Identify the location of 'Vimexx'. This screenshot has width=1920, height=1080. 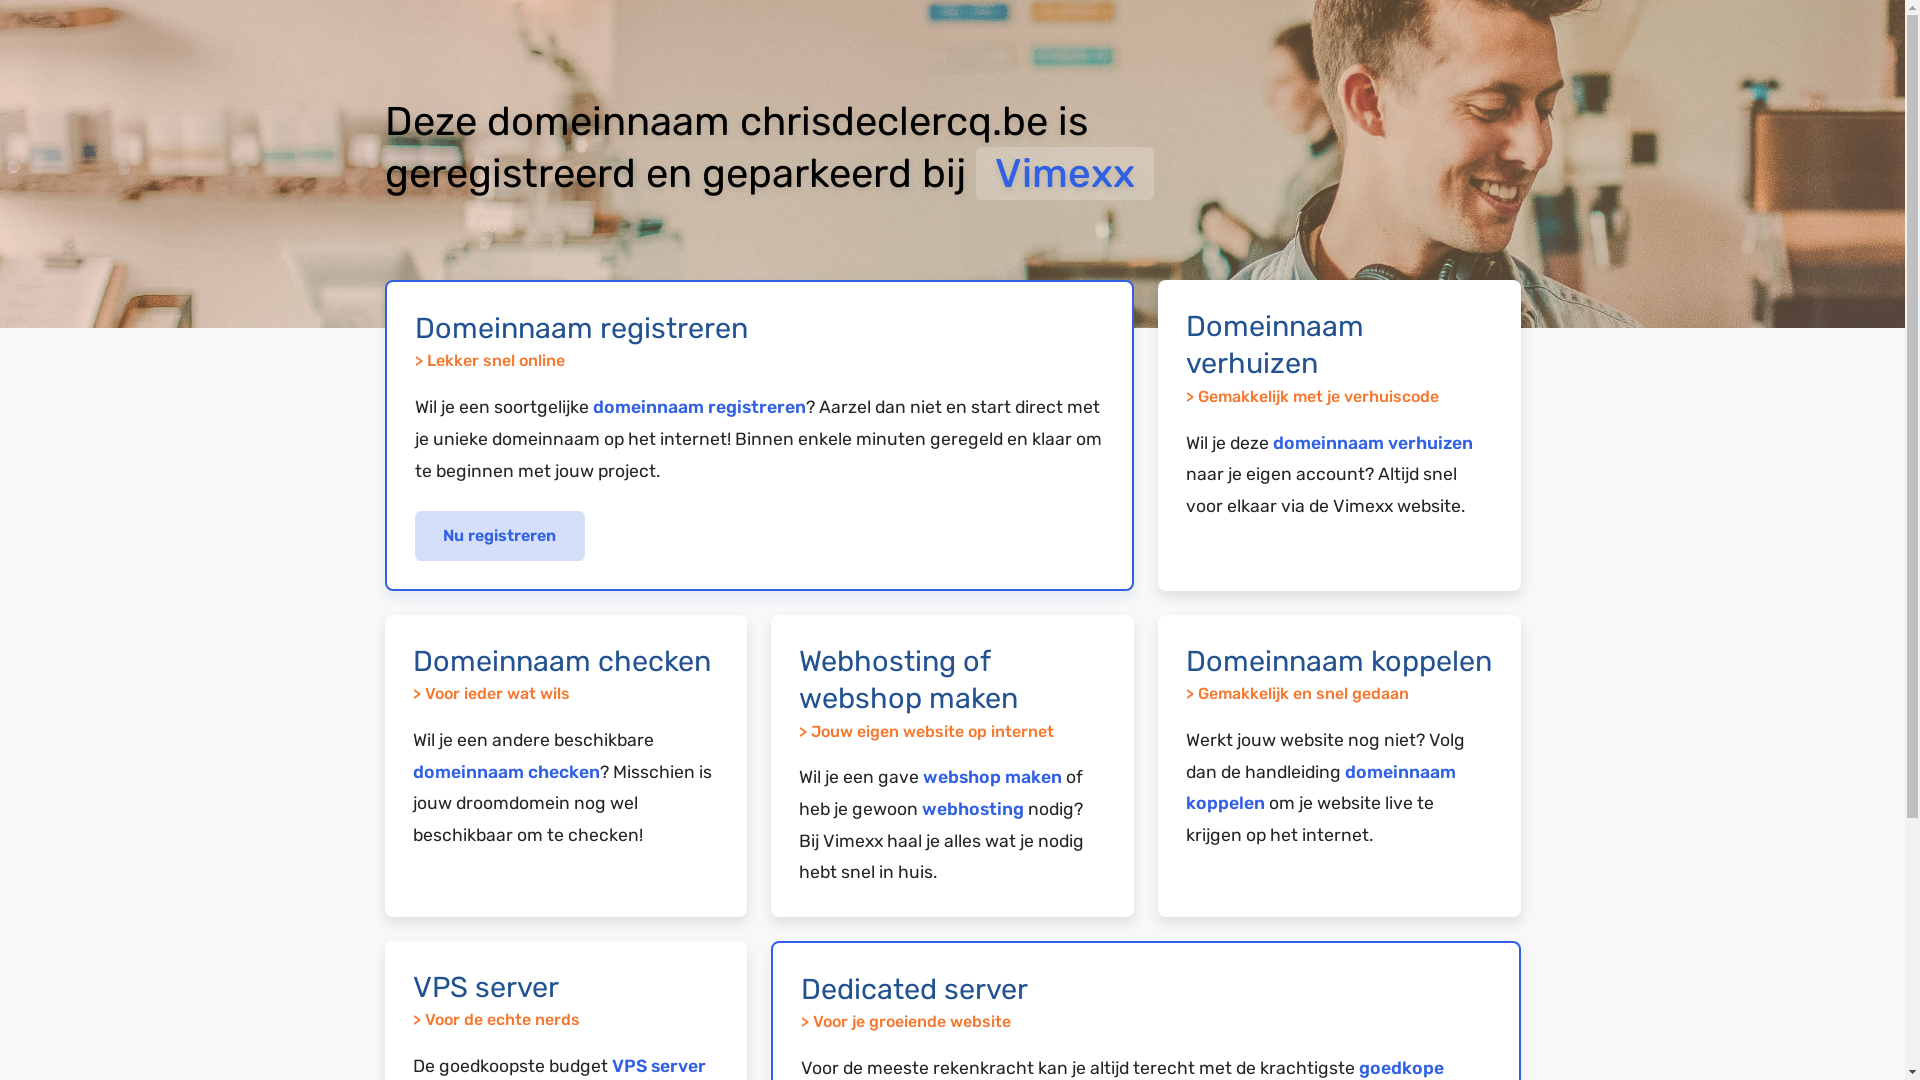
(1064, 172).